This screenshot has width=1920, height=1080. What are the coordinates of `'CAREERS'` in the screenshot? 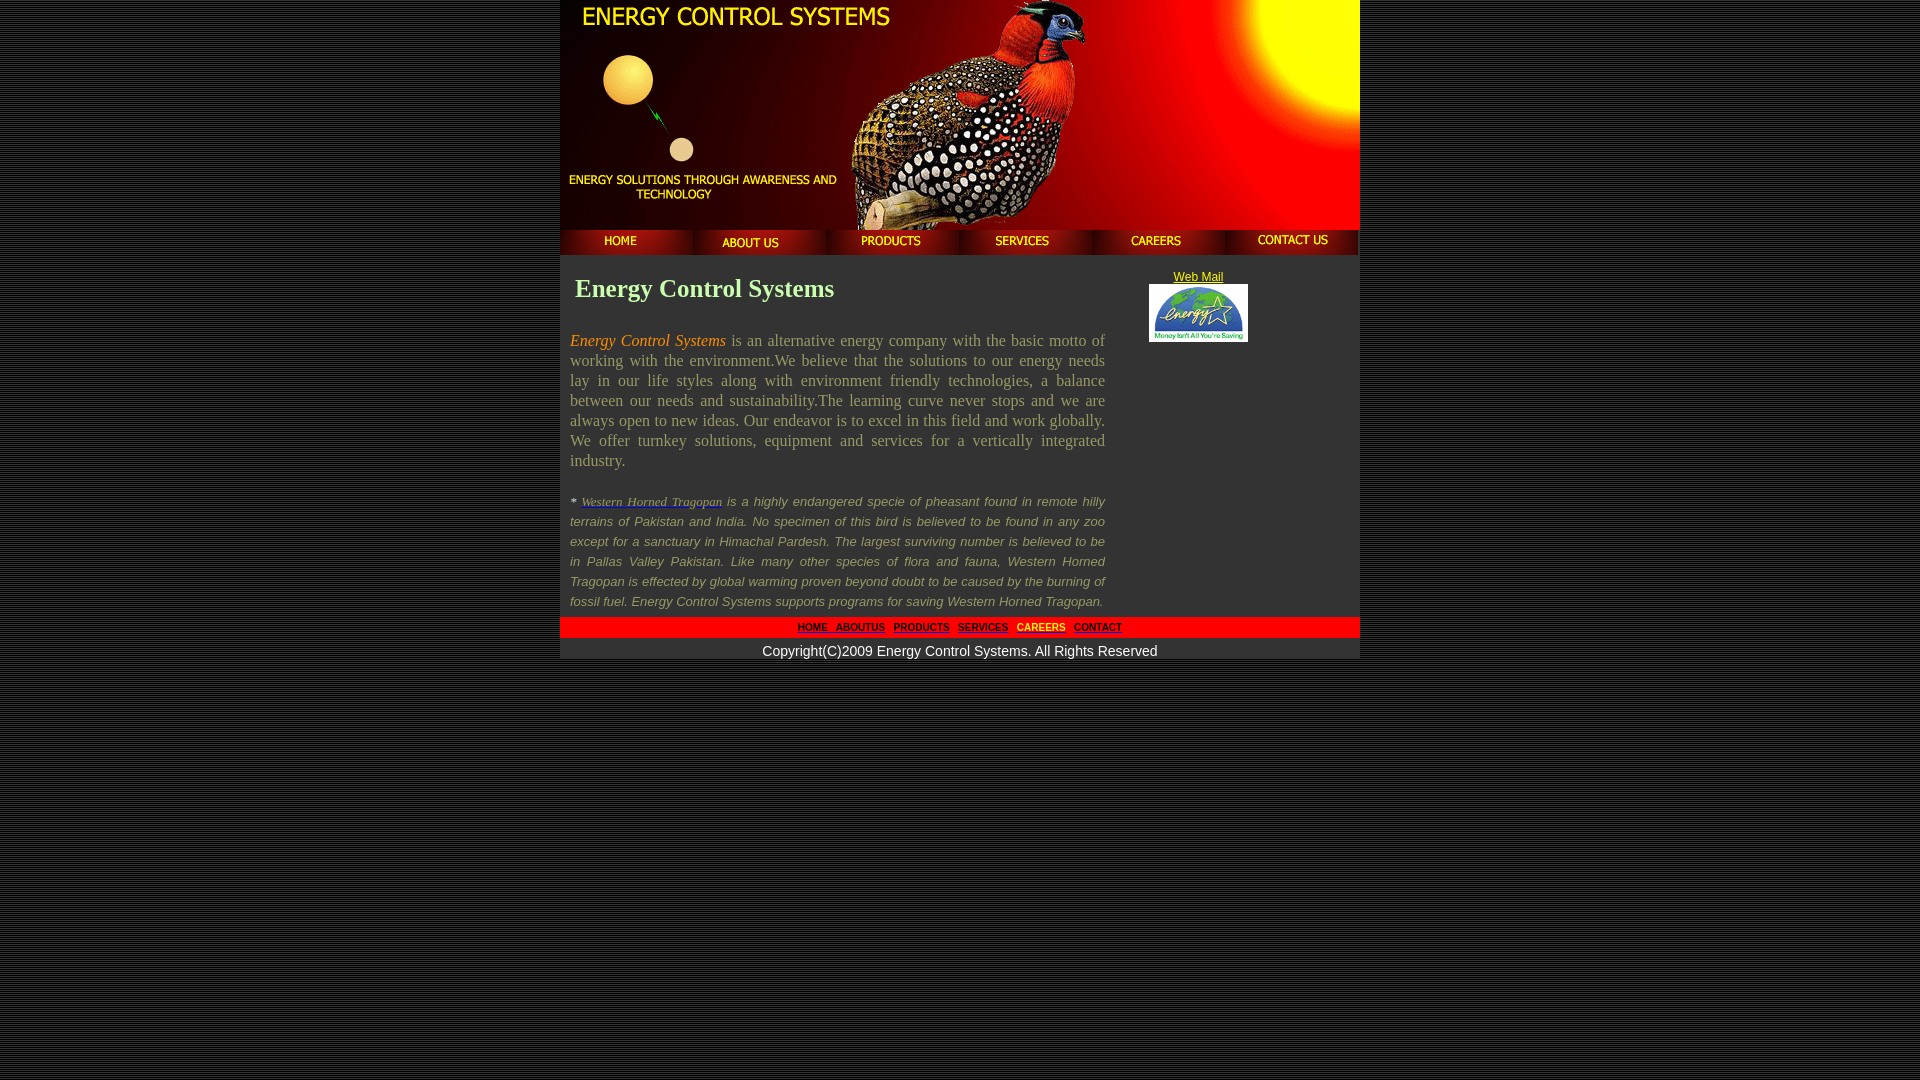 It's located at (1040, 626).